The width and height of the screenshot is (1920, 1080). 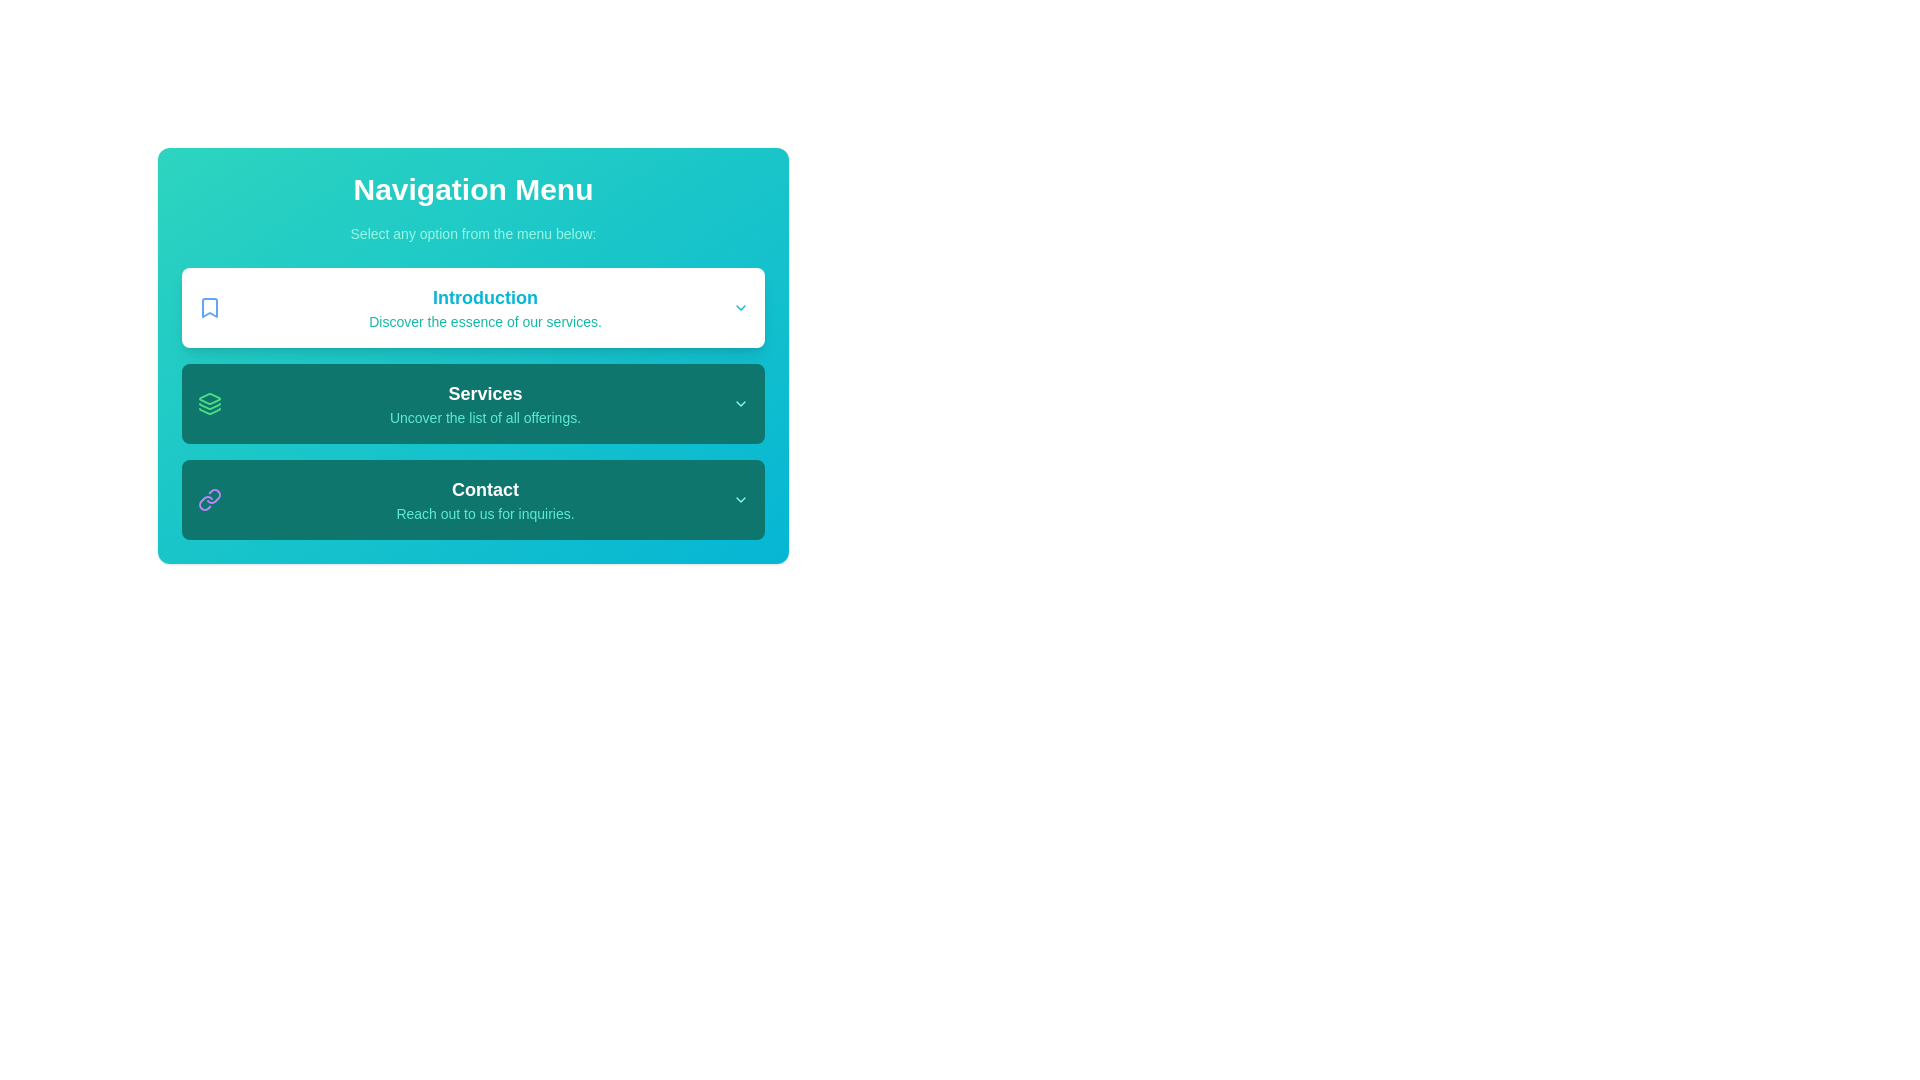 I want to click on the icon representing the 'Introduction' section in the upper left corner of the white button labeled 'Introduction' in the navigation menu, so click(x=210, y=308).